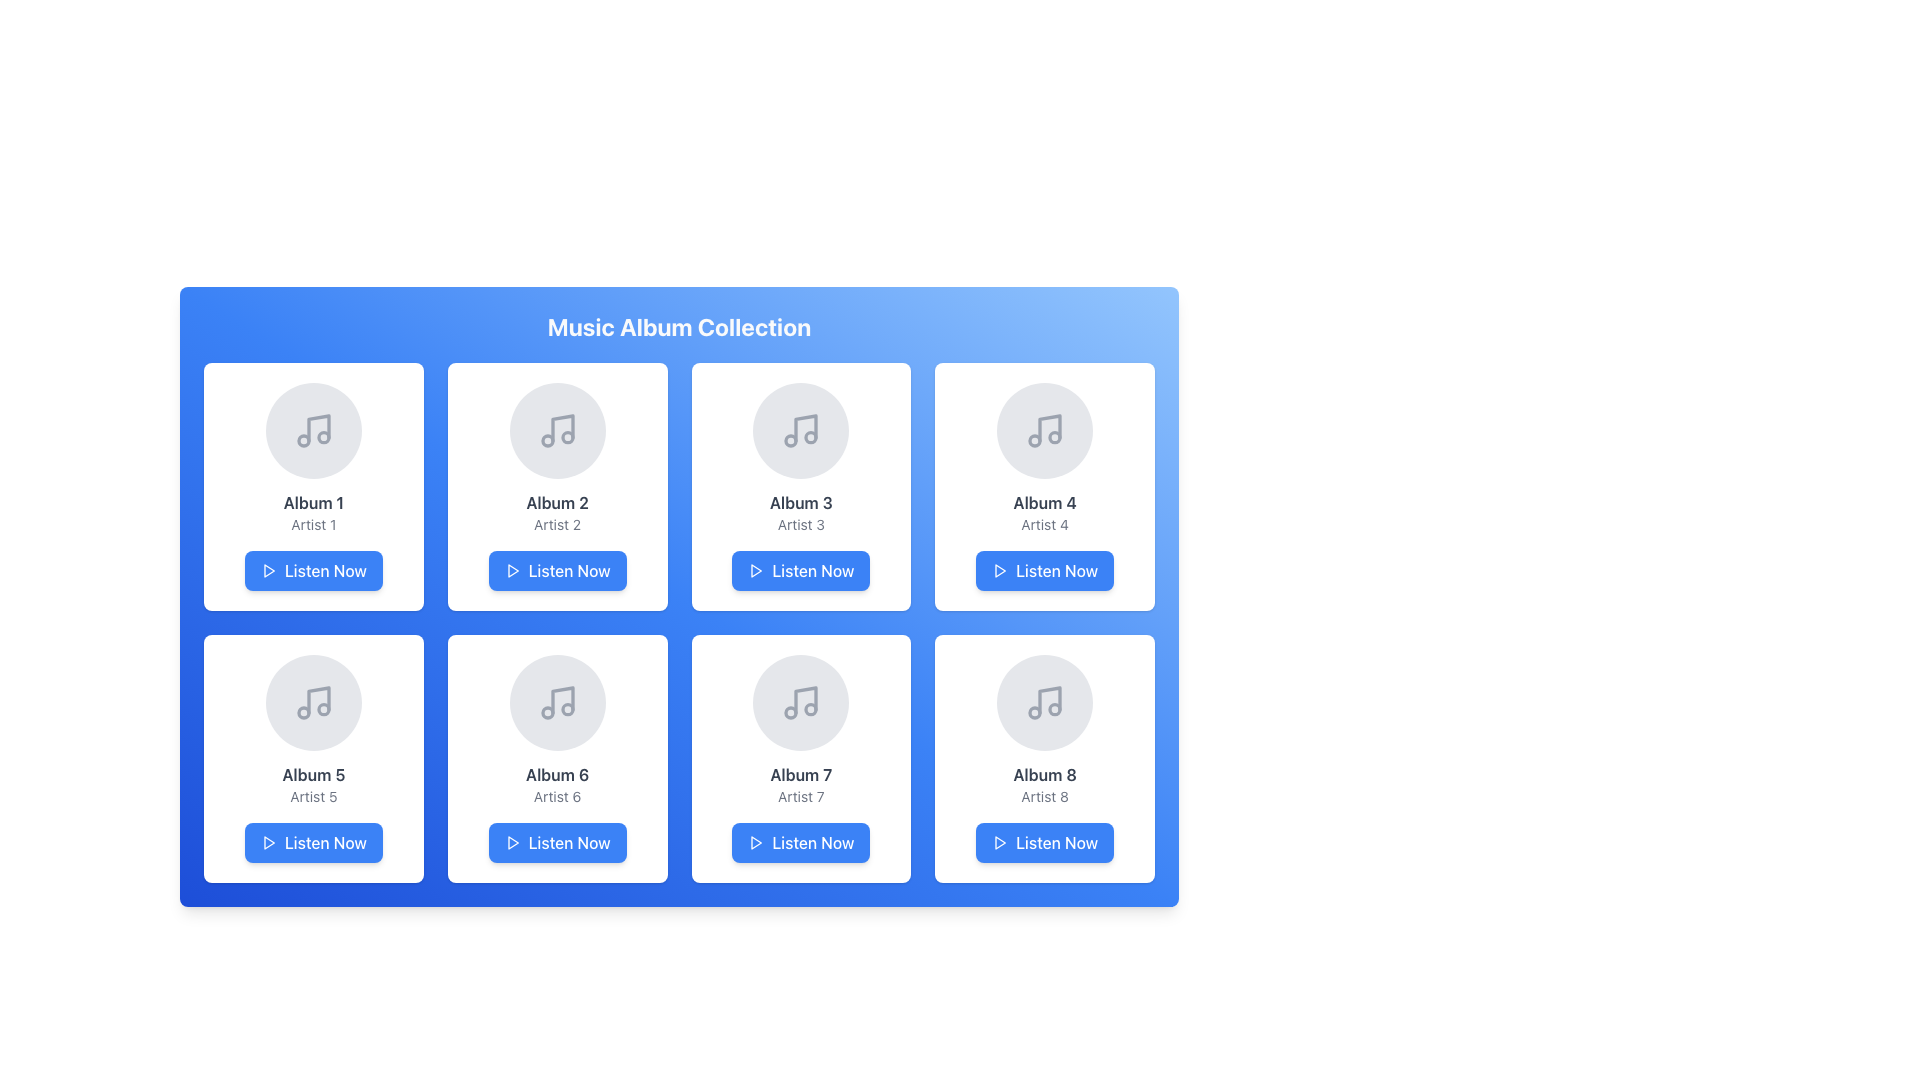 The height and width of the screenshot is (1080, 1920). Describe the element at coordinates (557, 430) in the screenshot. I see `the music icon representing 'Album 2' in the Music Album Collection interface by moving the cursor to its center` at that location.